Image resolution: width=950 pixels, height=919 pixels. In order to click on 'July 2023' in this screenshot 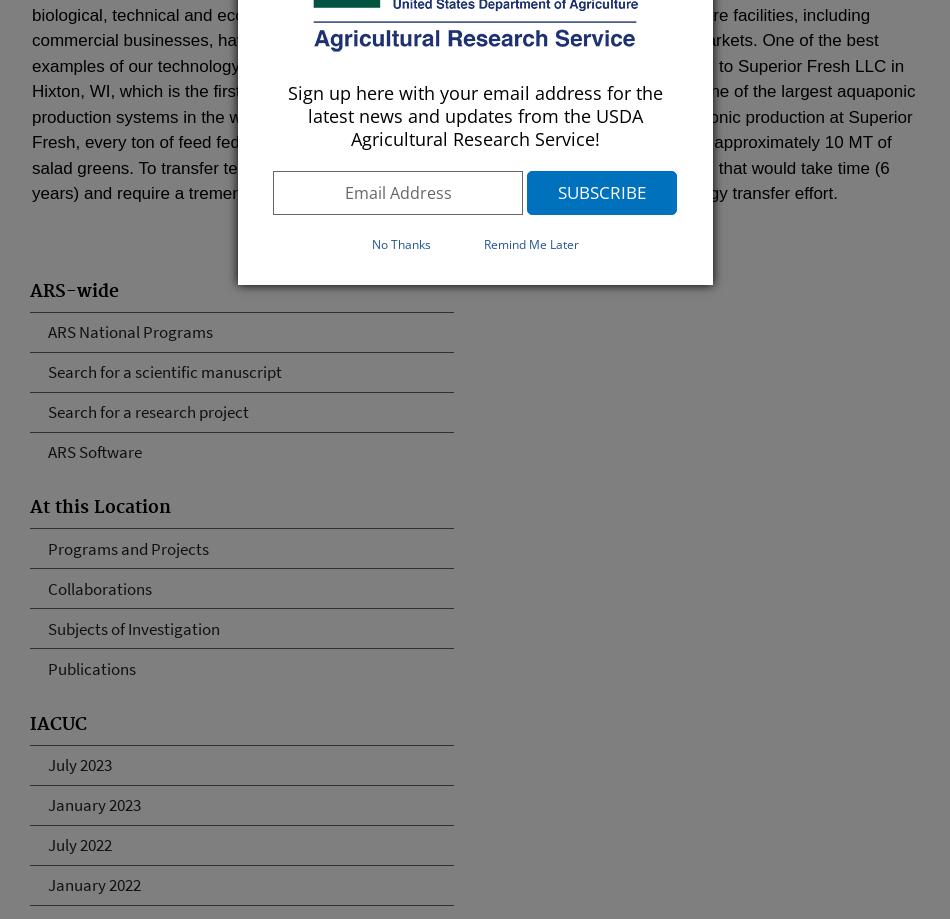, I will do `click(79, 764)`.